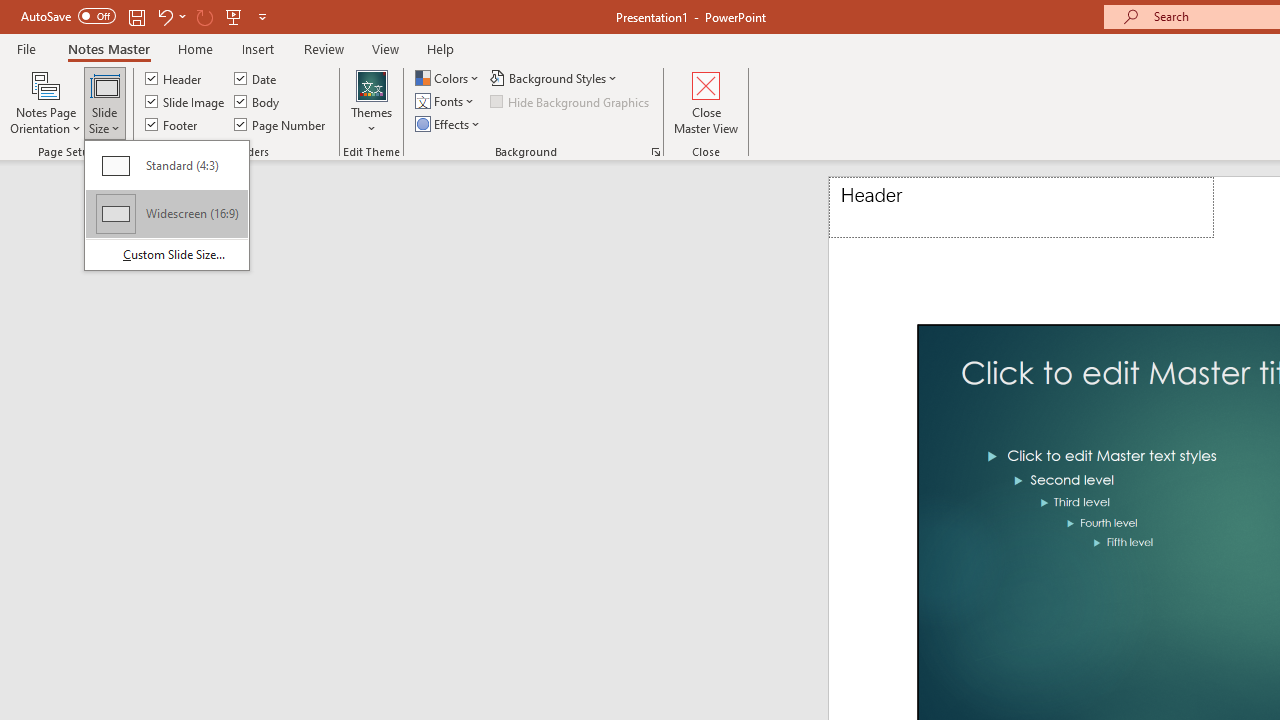  Describe the element at coordinates (448, 77) in the screenshot. I see `'Colors'` at that location.